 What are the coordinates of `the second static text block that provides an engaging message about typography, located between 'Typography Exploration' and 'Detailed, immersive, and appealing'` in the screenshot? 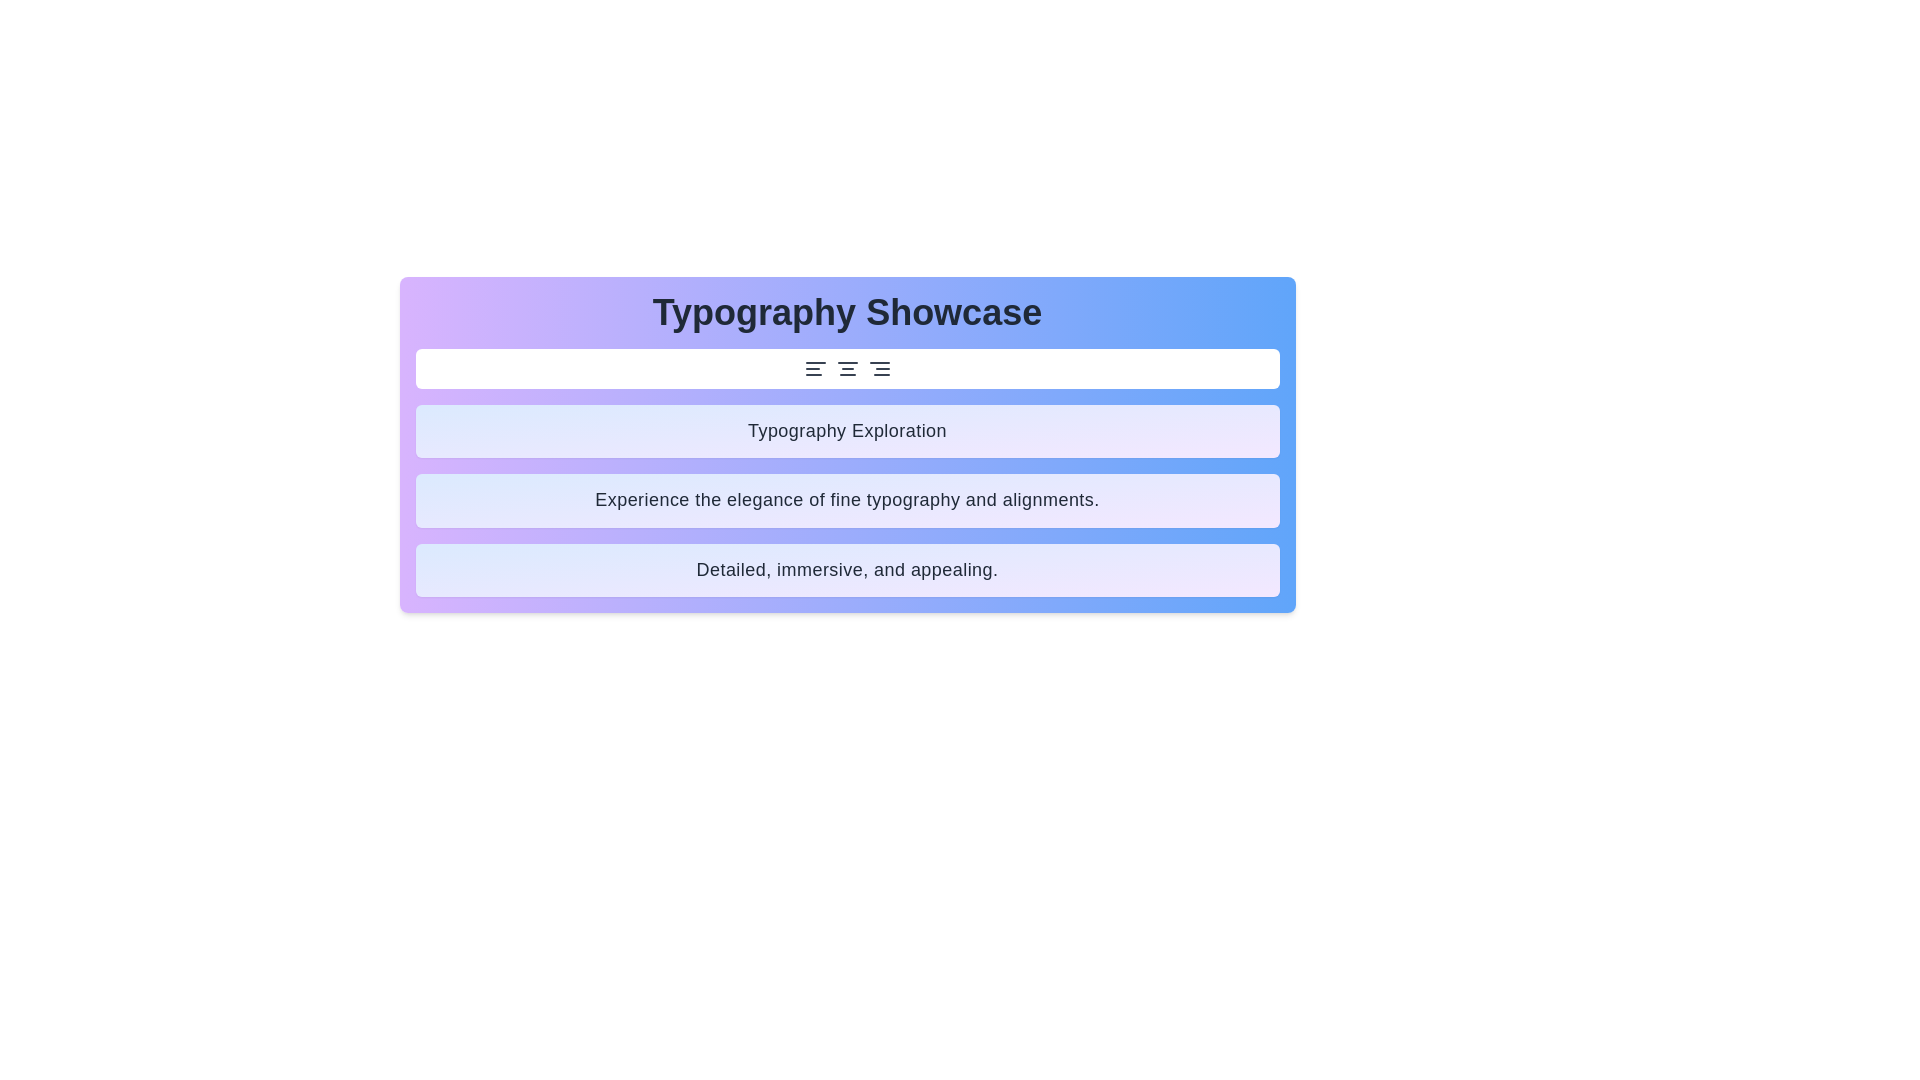 It's located at (847, 499).